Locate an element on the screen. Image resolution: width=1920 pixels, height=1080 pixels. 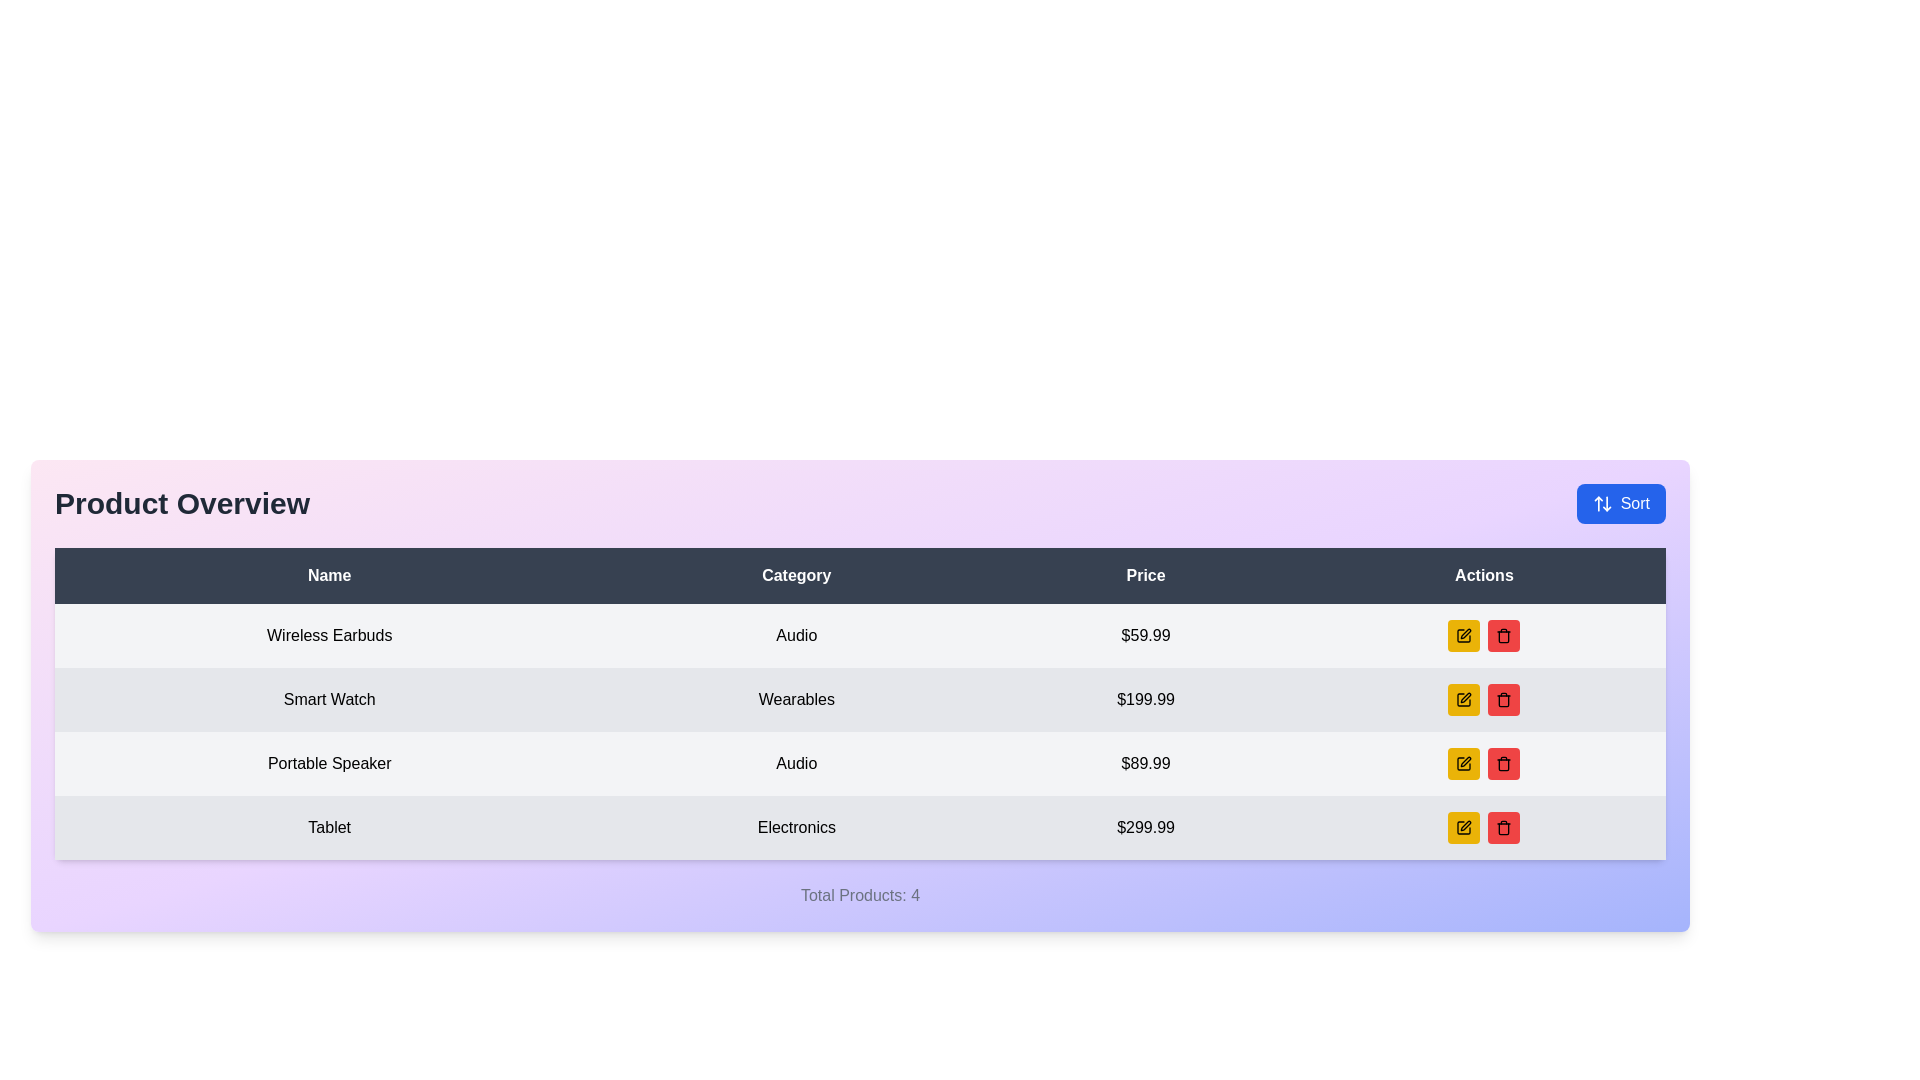
the 'edit' icon button located in the 'Actions' column of the table for the 'Tablet' item is located at coordinates (1465, 633).